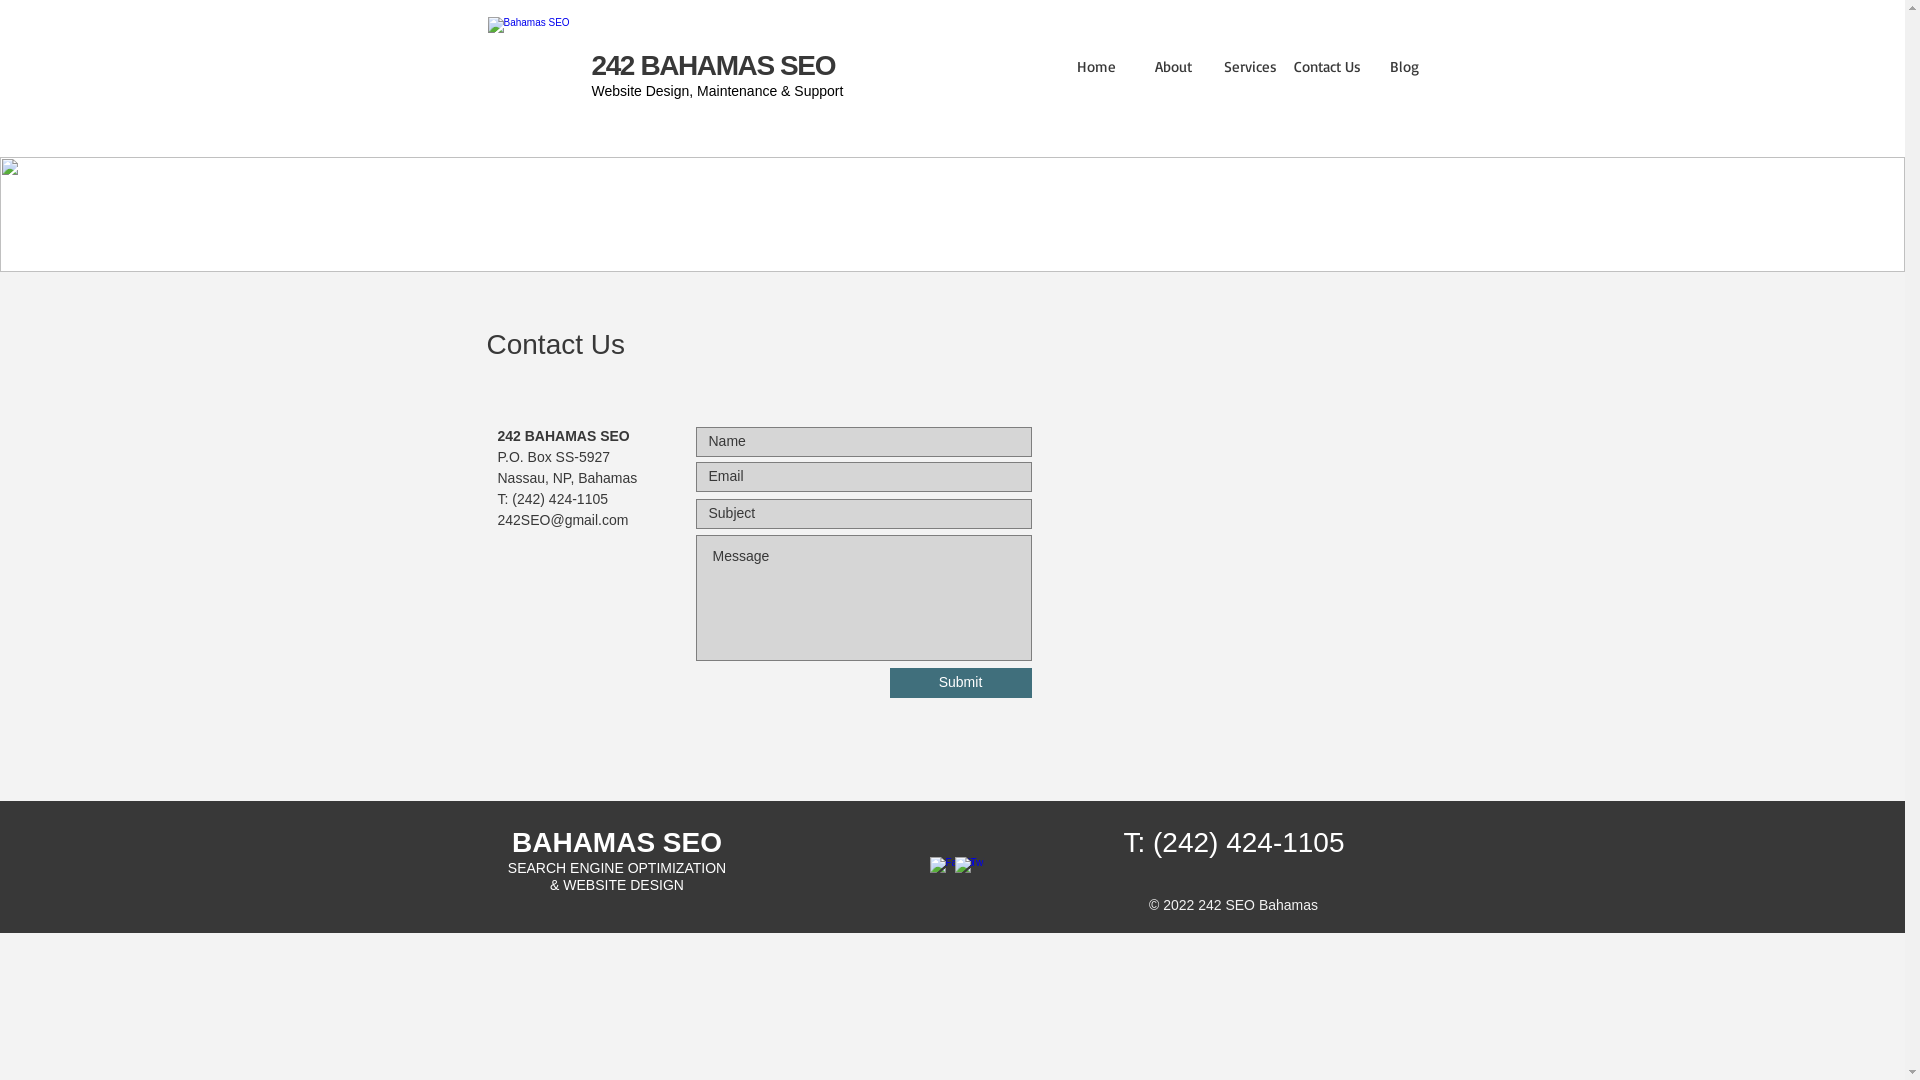  I want to click on 'Google Maps', so click(1237, 543).